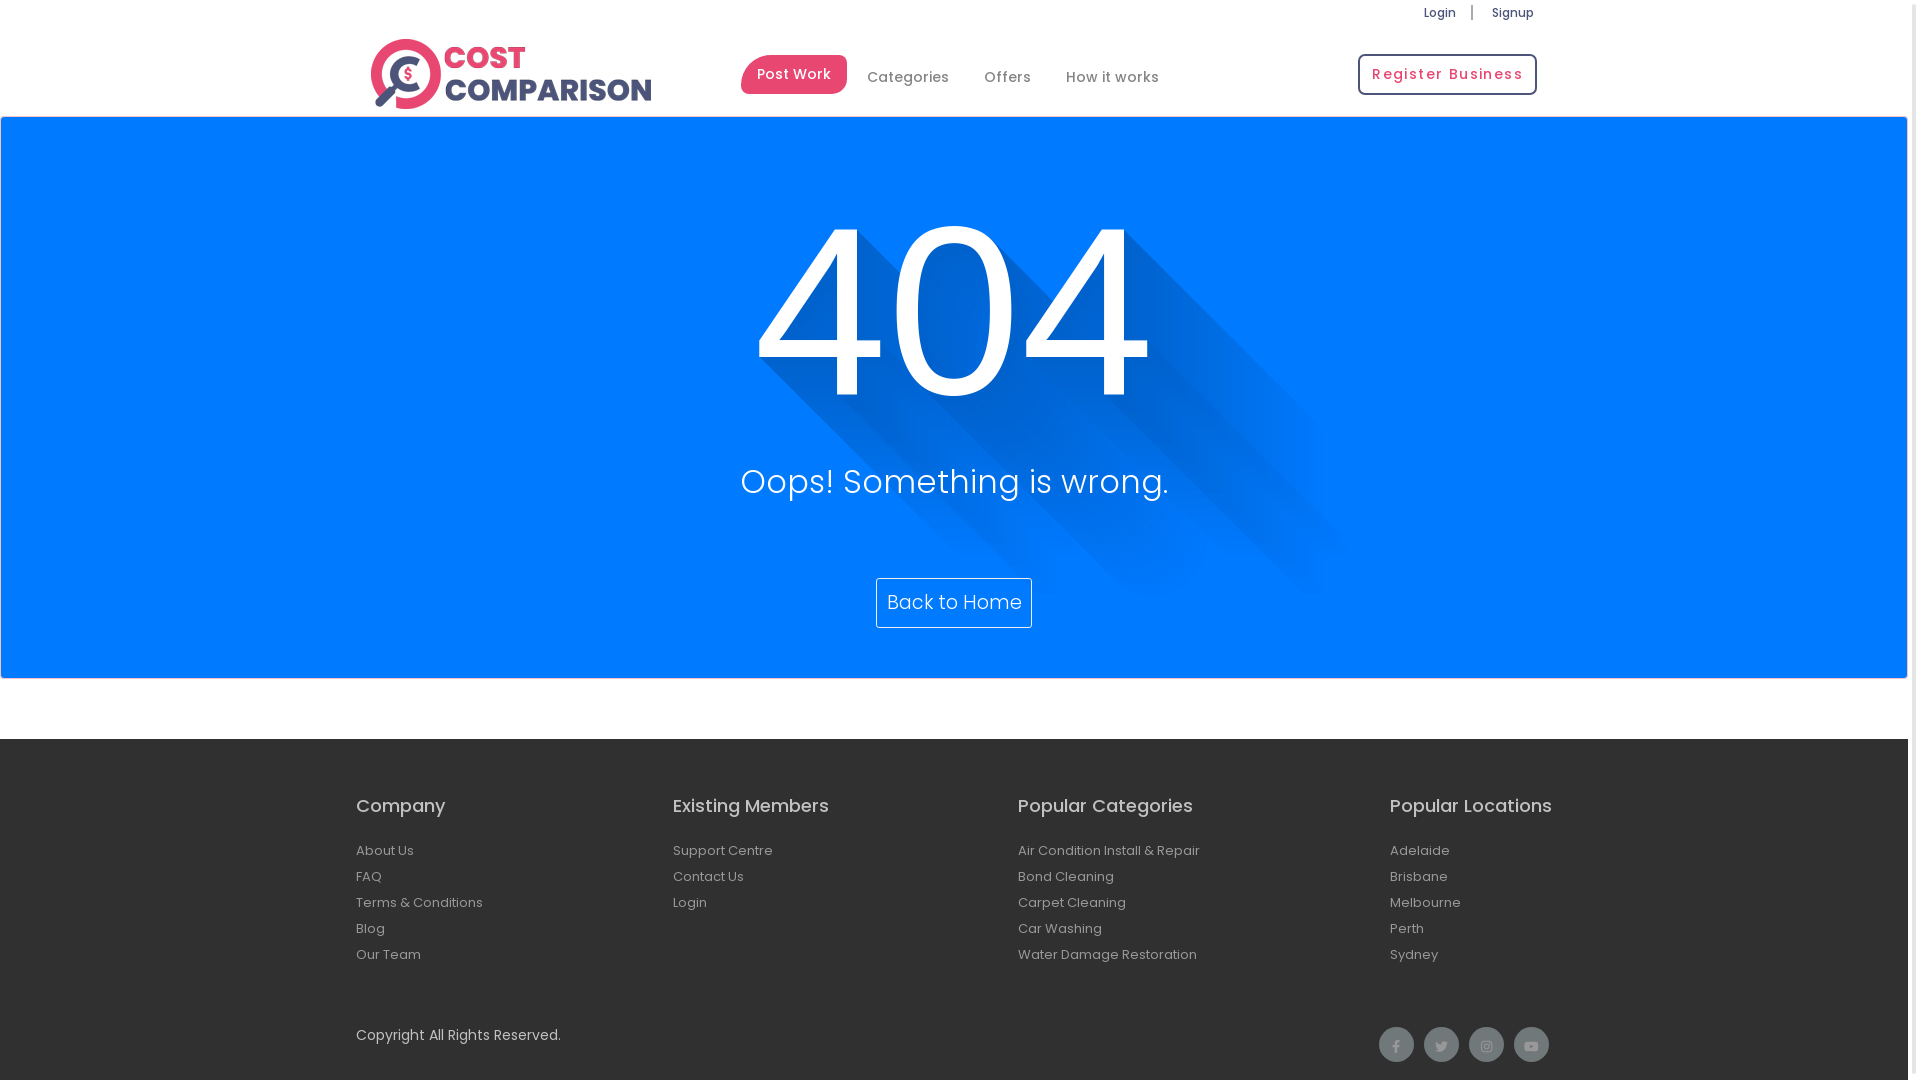 The image size is (1920, 1080). I want to click on 'Login', so click(690, 902).